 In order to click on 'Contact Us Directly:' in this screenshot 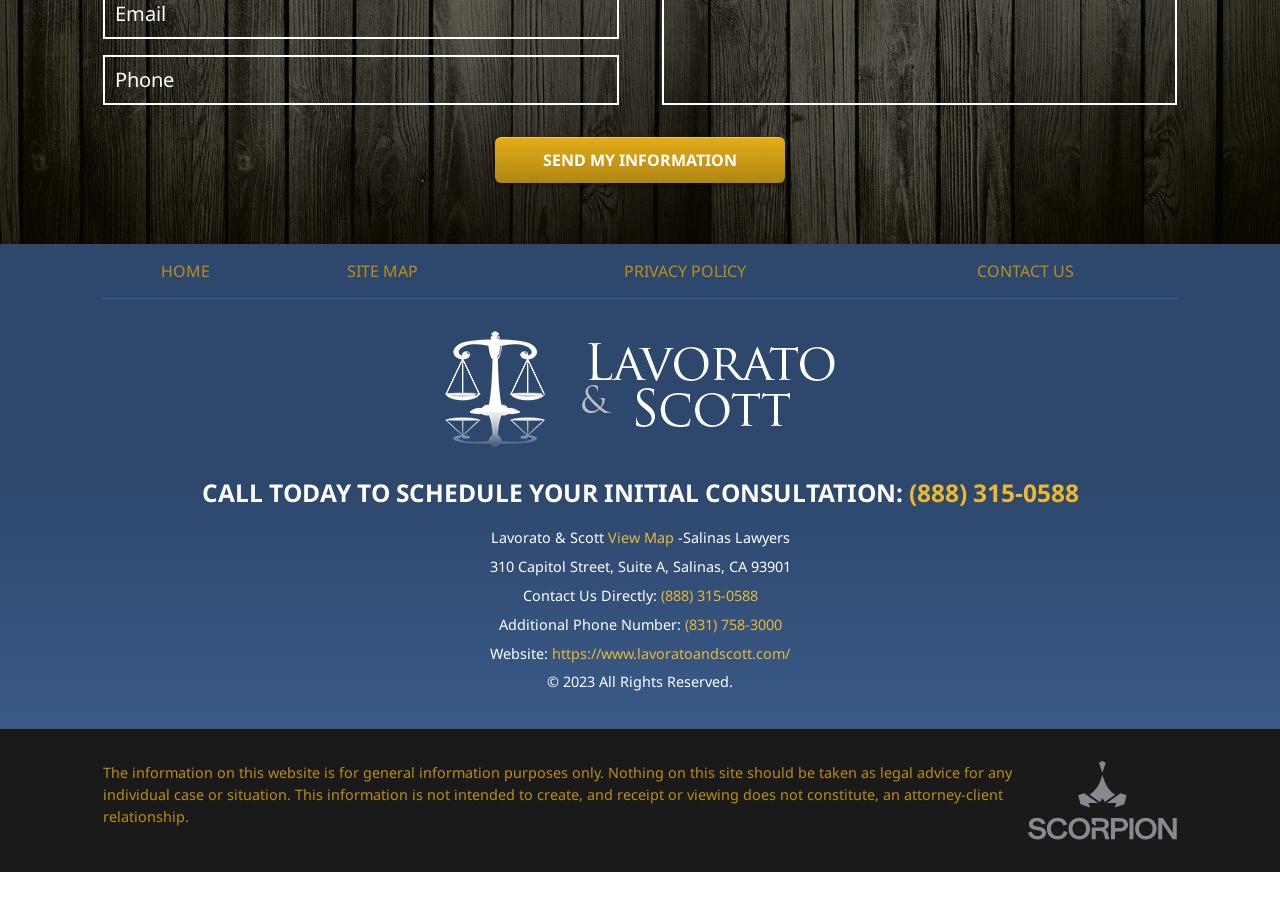, I will do `click(589, 595)`.